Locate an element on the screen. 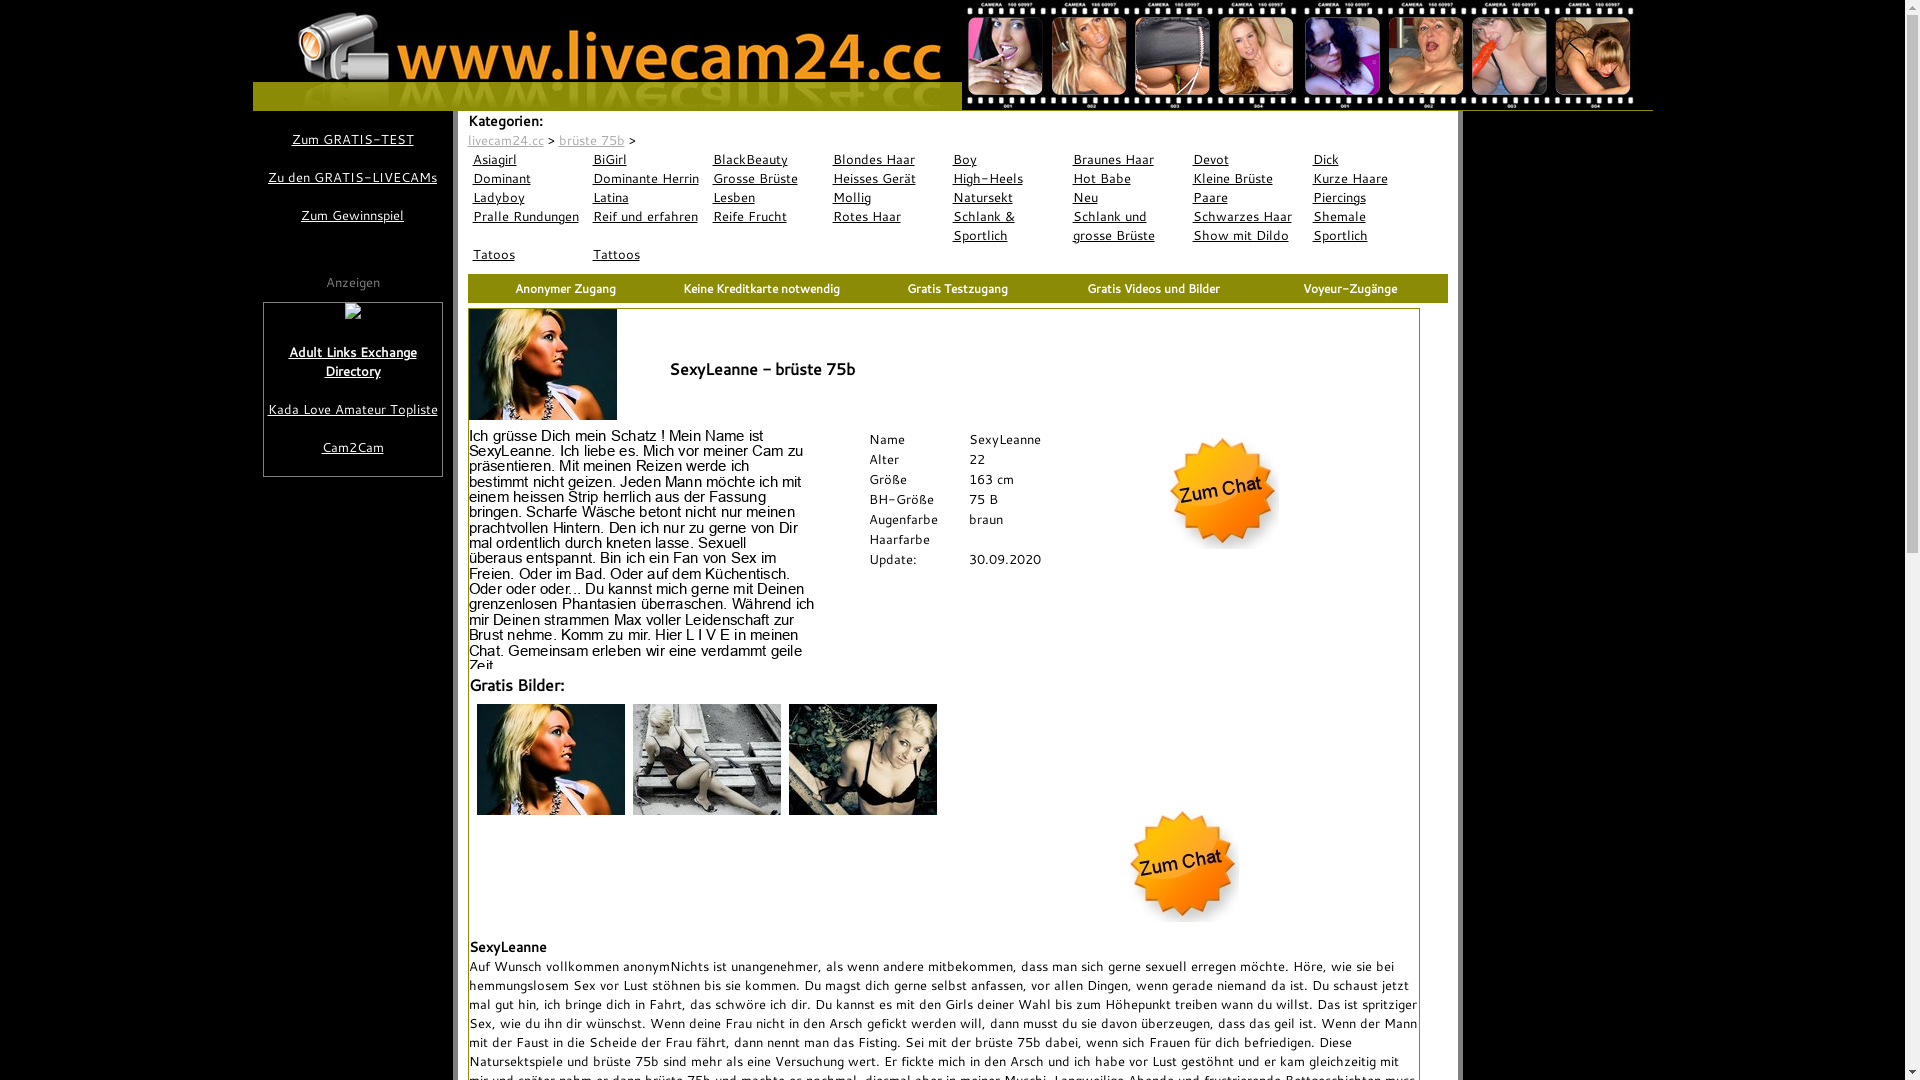 The width and height of the screenshot is (1920, 1080). 'Schlank & Sportlich' is located at coordinates (1008, 225).